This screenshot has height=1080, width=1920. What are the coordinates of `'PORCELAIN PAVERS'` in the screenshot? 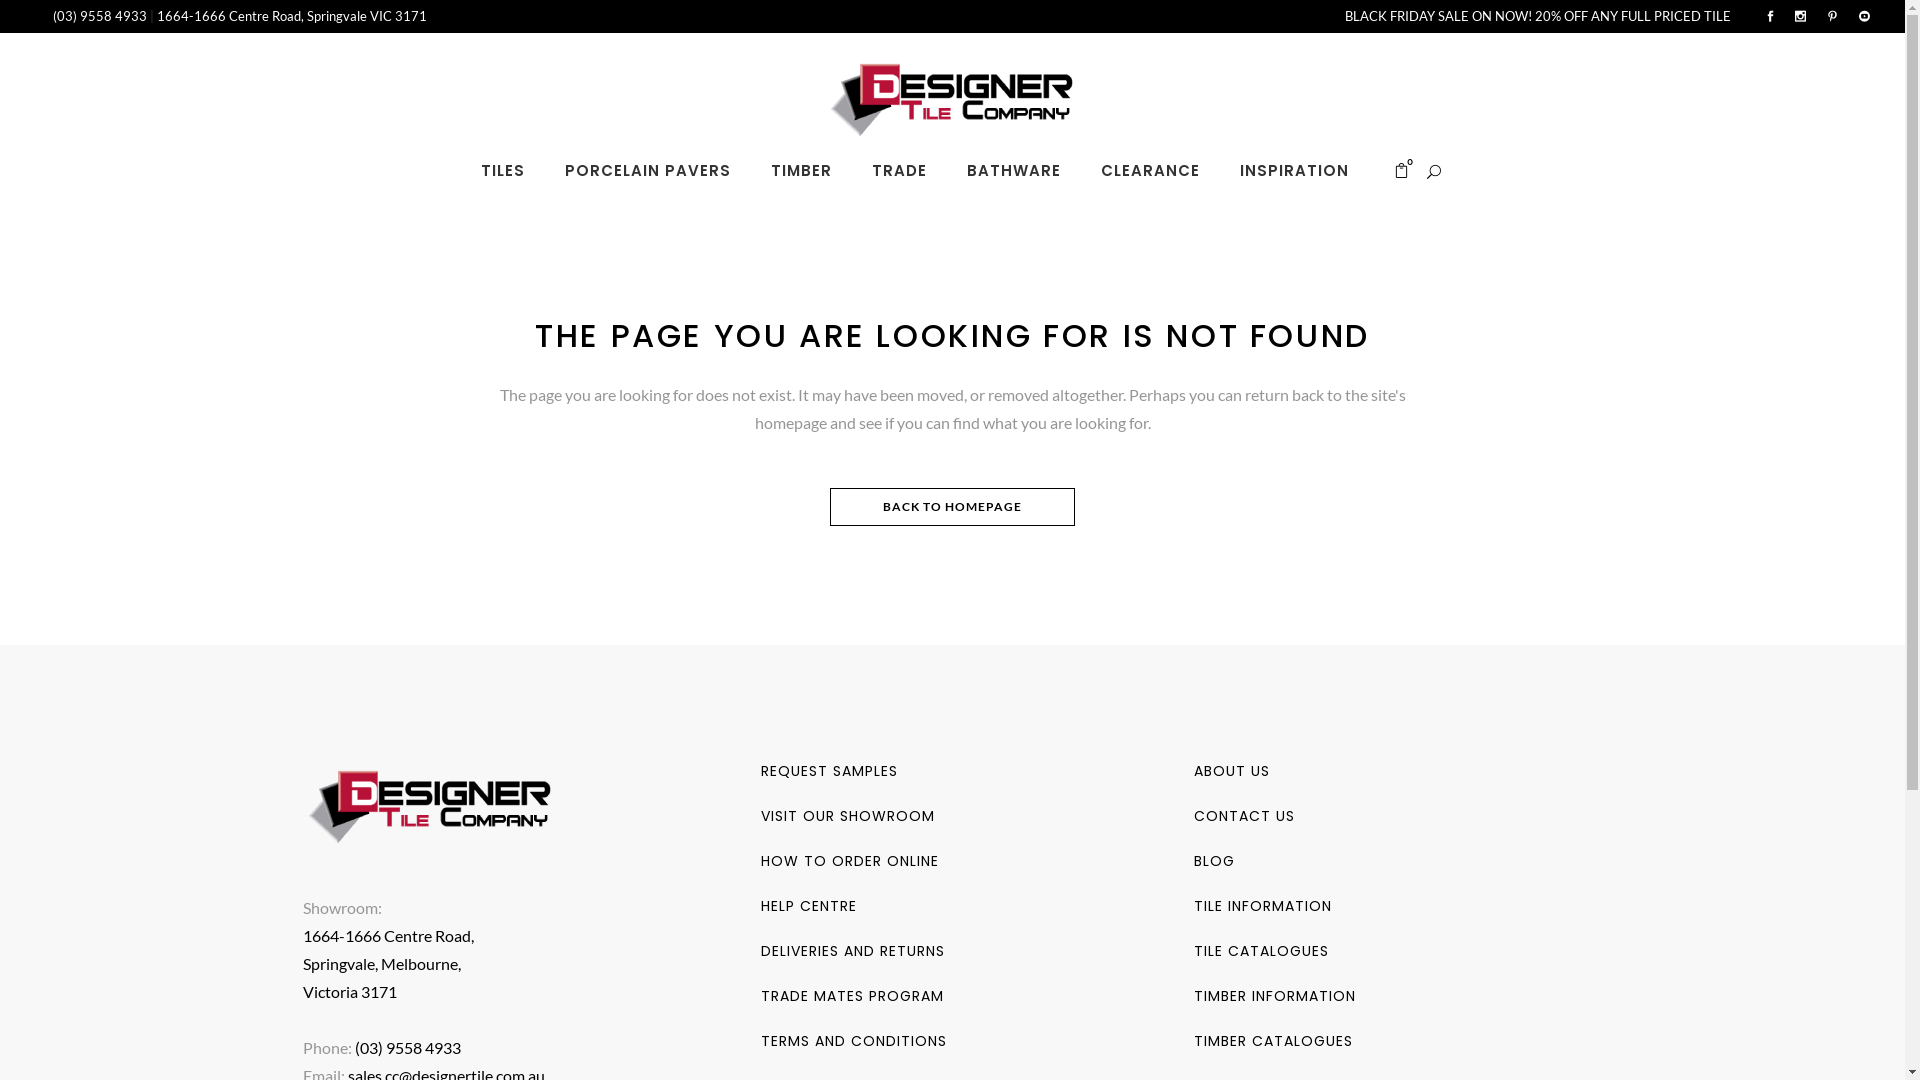 It's located at (648, 169).